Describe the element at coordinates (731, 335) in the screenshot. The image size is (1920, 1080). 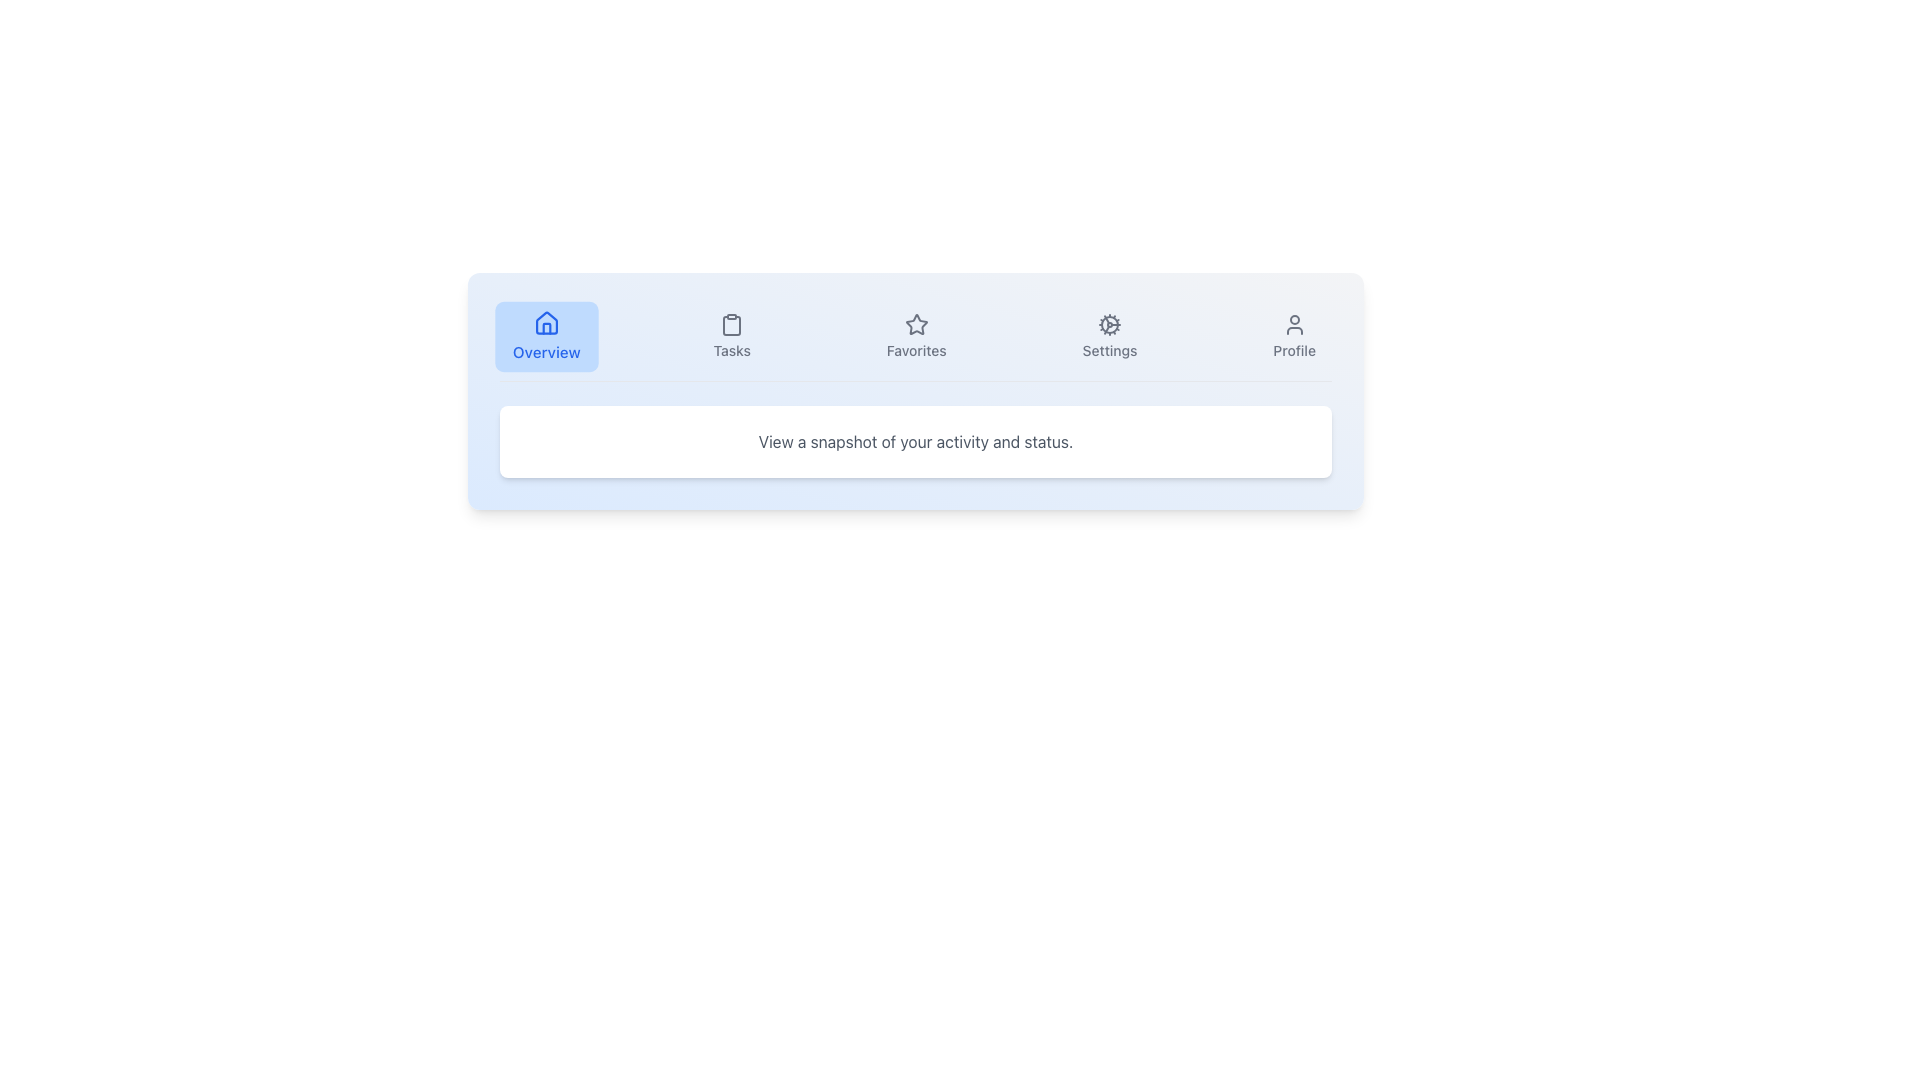
I see `the second button in the horizontal navigation bar, which has an icon of a clipboard above the text 'Tasks'` at that location.